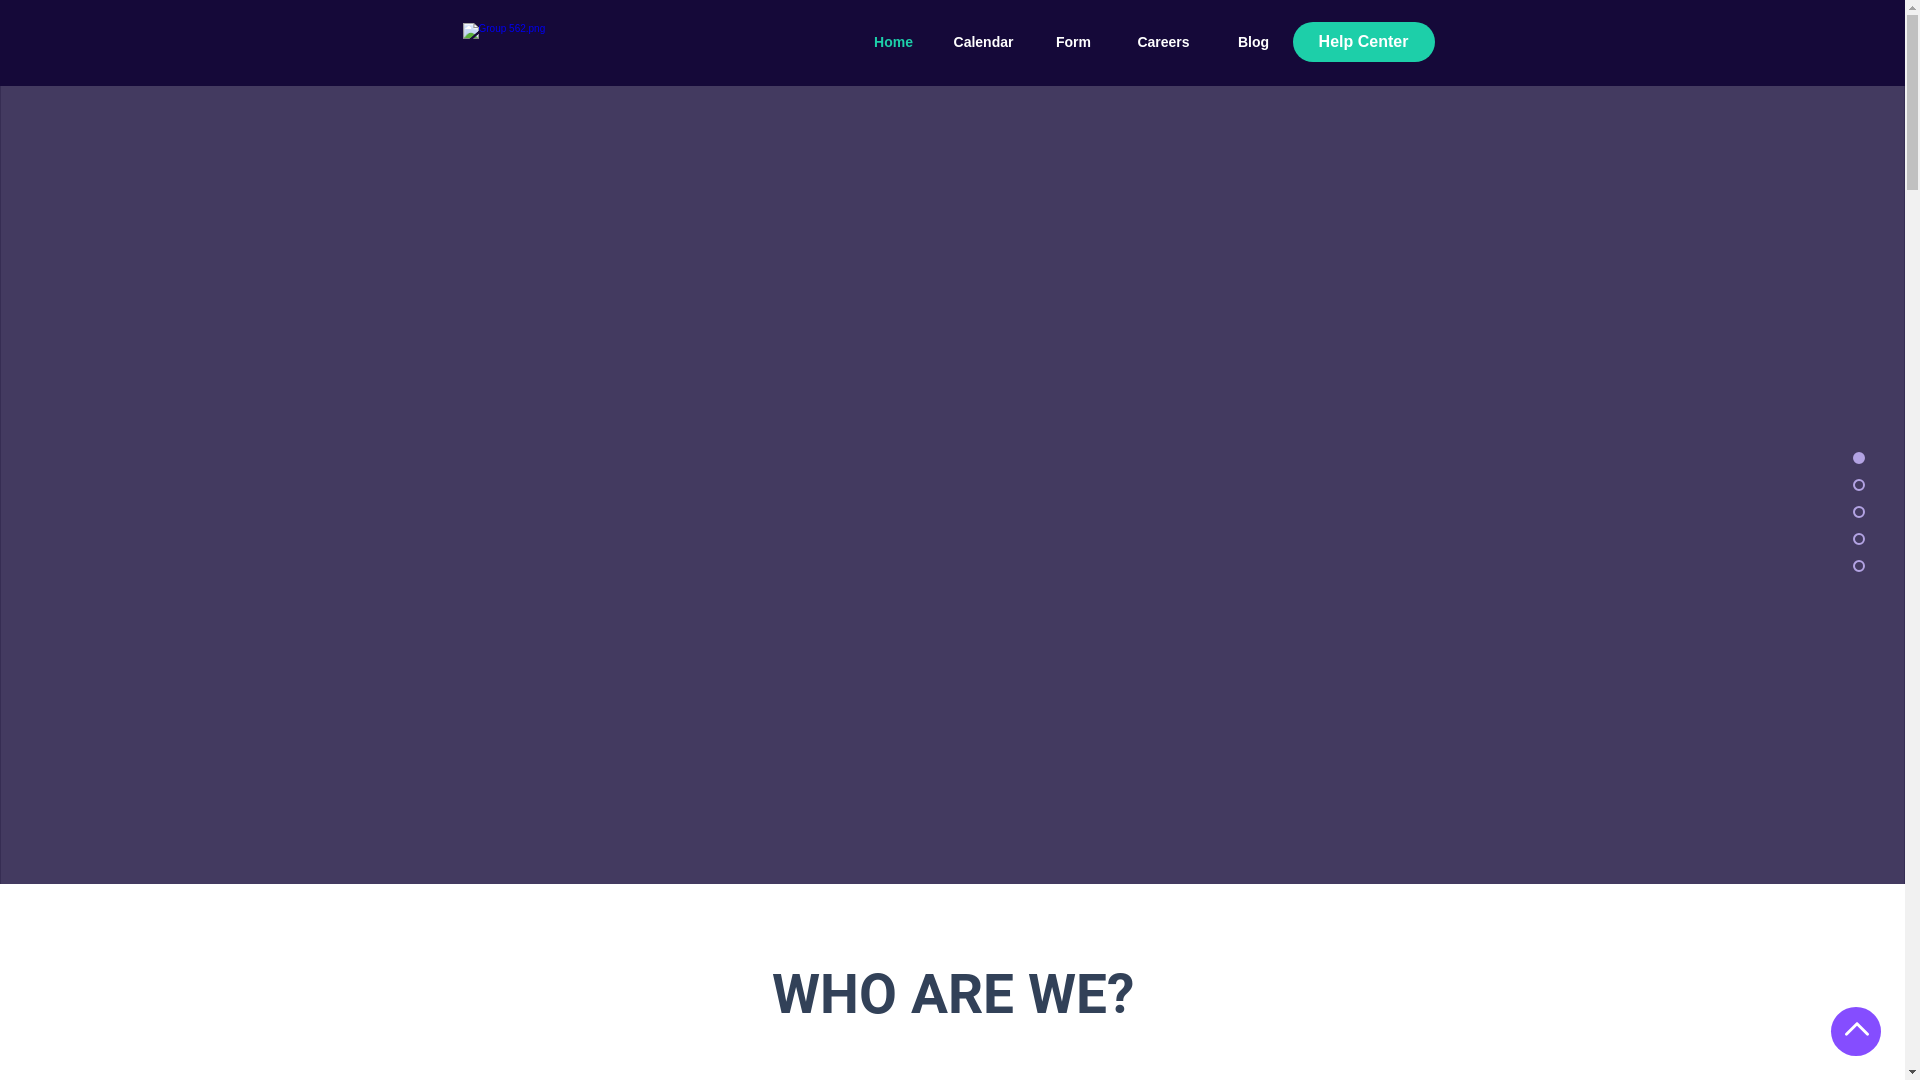 This screenshot has height=1080, width=1920. What do you see at coordinates (1362, 42) in the screenshot?
I see `'Help Center'` at bounding box center [1362, 42].